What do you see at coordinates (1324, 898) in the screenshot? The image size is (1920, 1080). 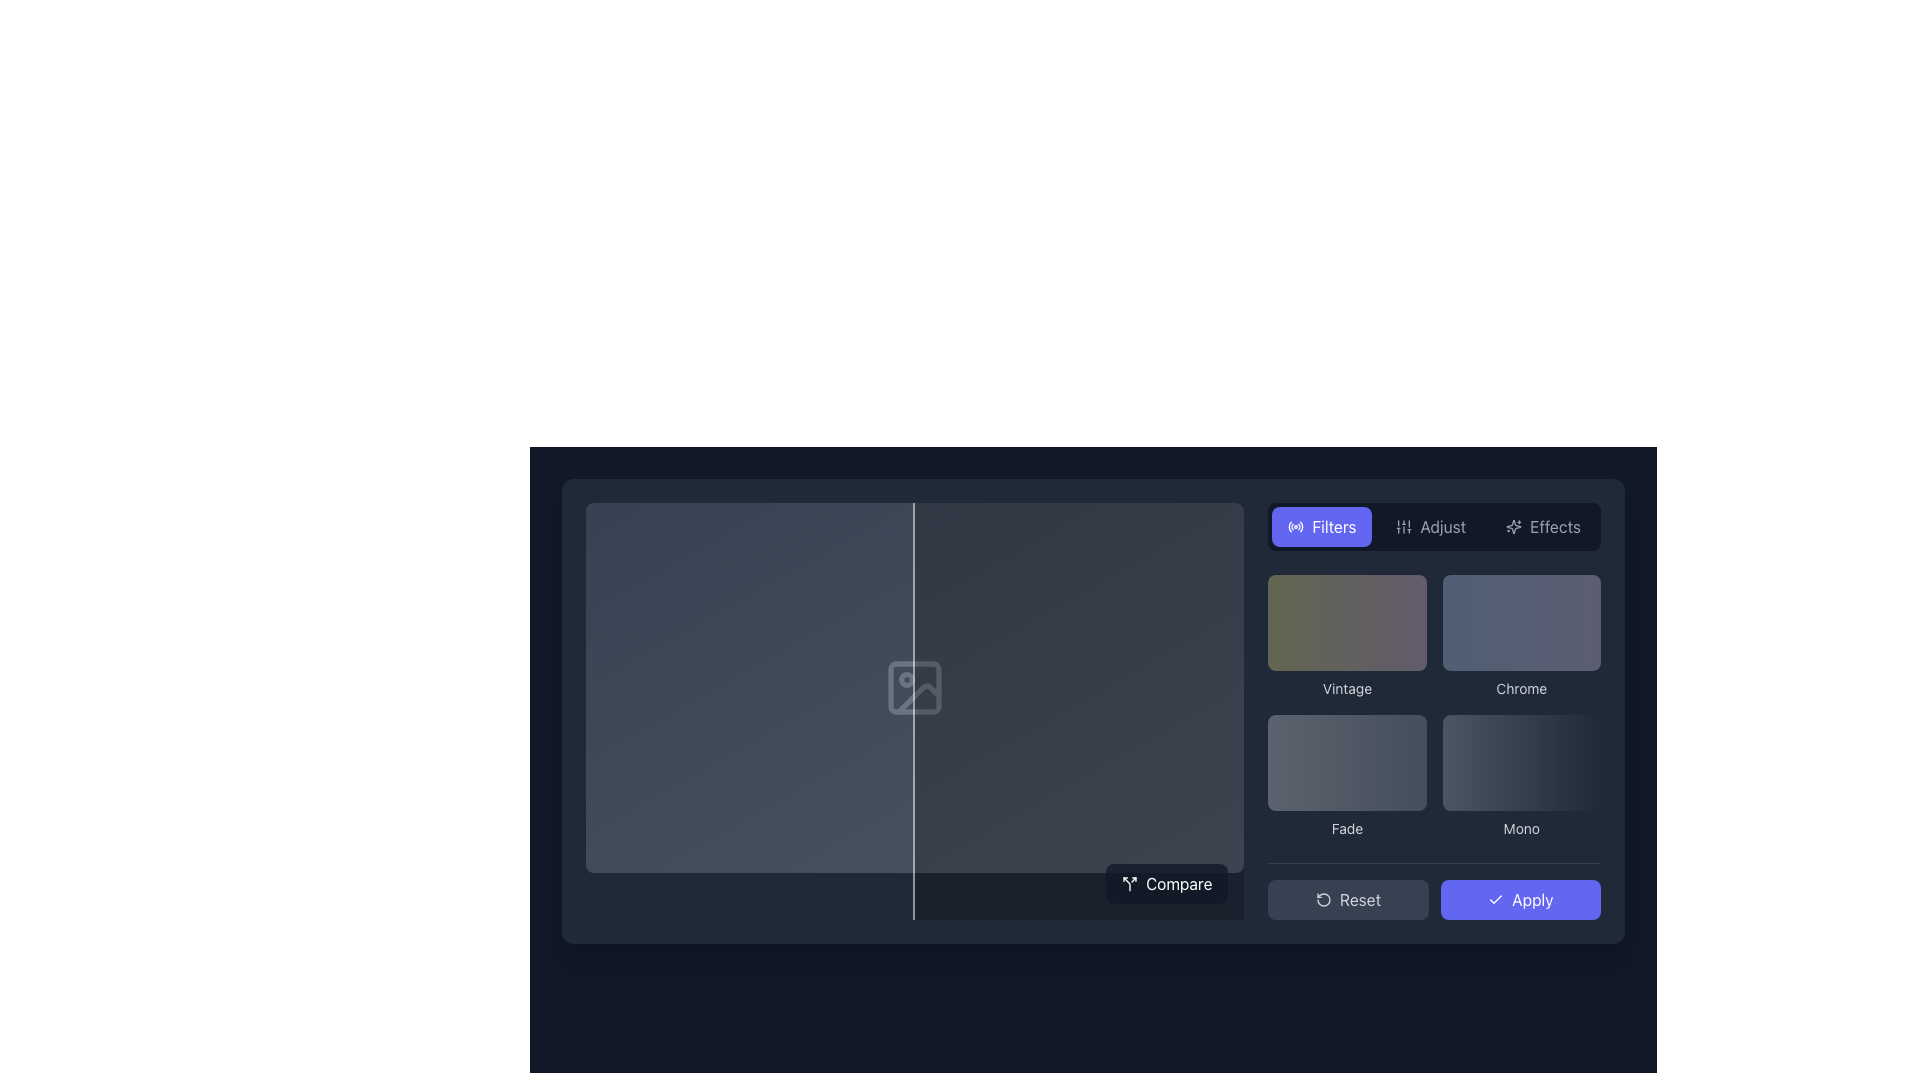 I see `the SVG icon within the 'Reset' button located in the bottom-right corner of the interface` at bounding box center [1324, 898].